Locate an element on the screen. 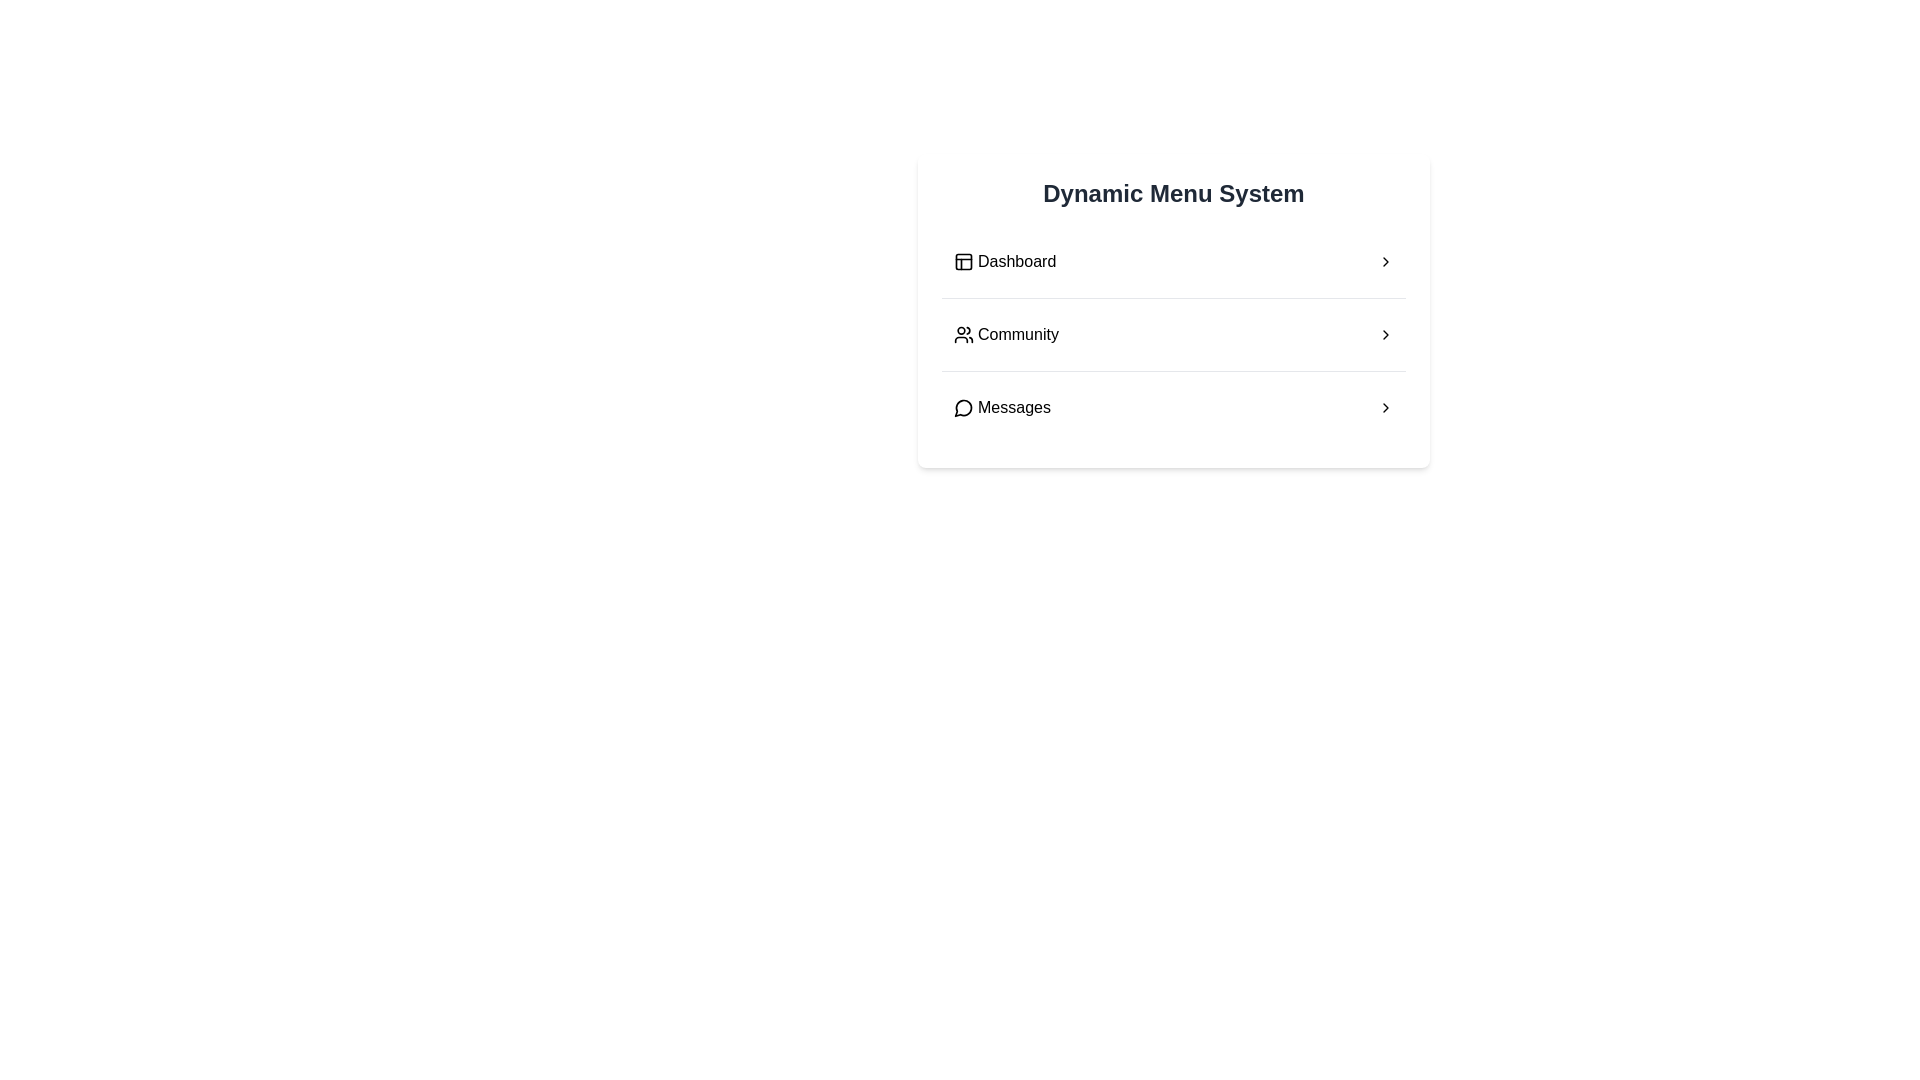 This screenshot has width=1920, height=1080. the right-facing chevron icon at the end of the 'Dashboard' row is located at coordinates (1385, 261).